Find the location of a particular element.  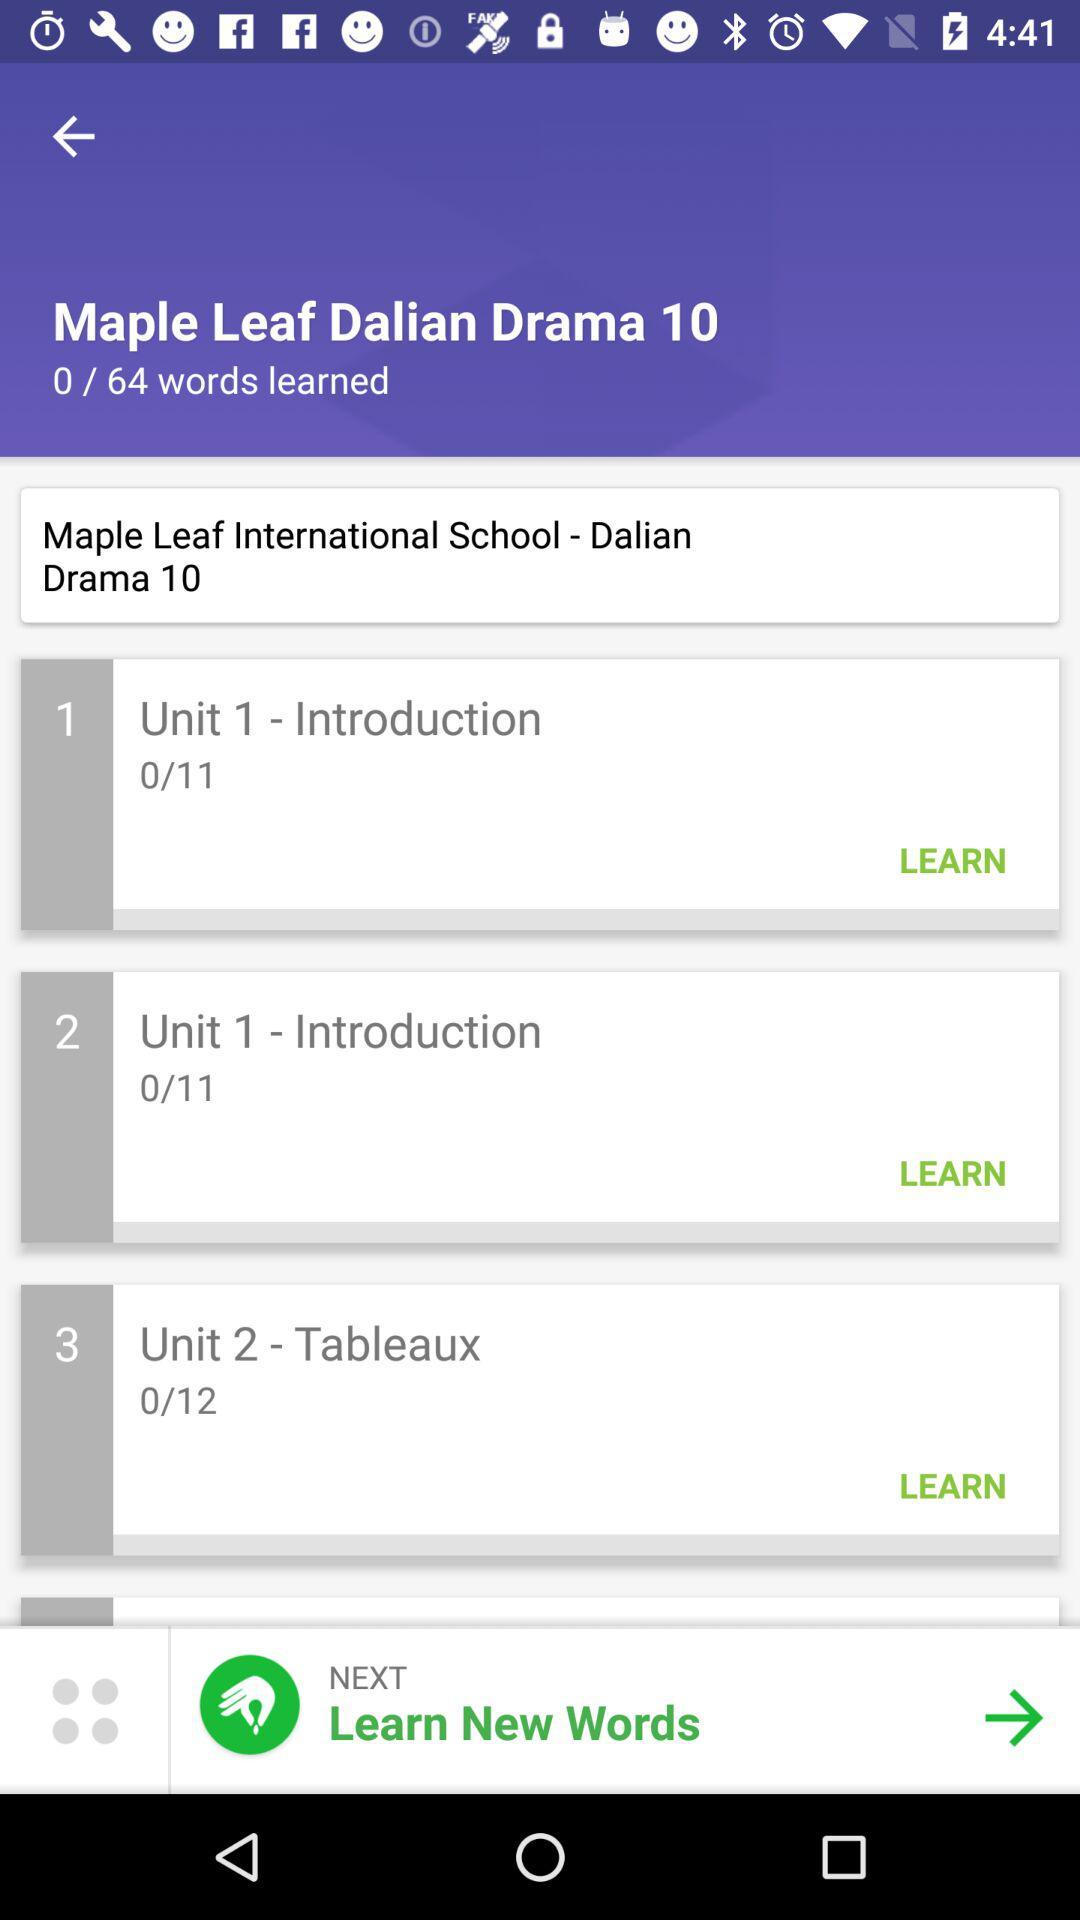

the learn in the first block is located at coordinates (951, 859).